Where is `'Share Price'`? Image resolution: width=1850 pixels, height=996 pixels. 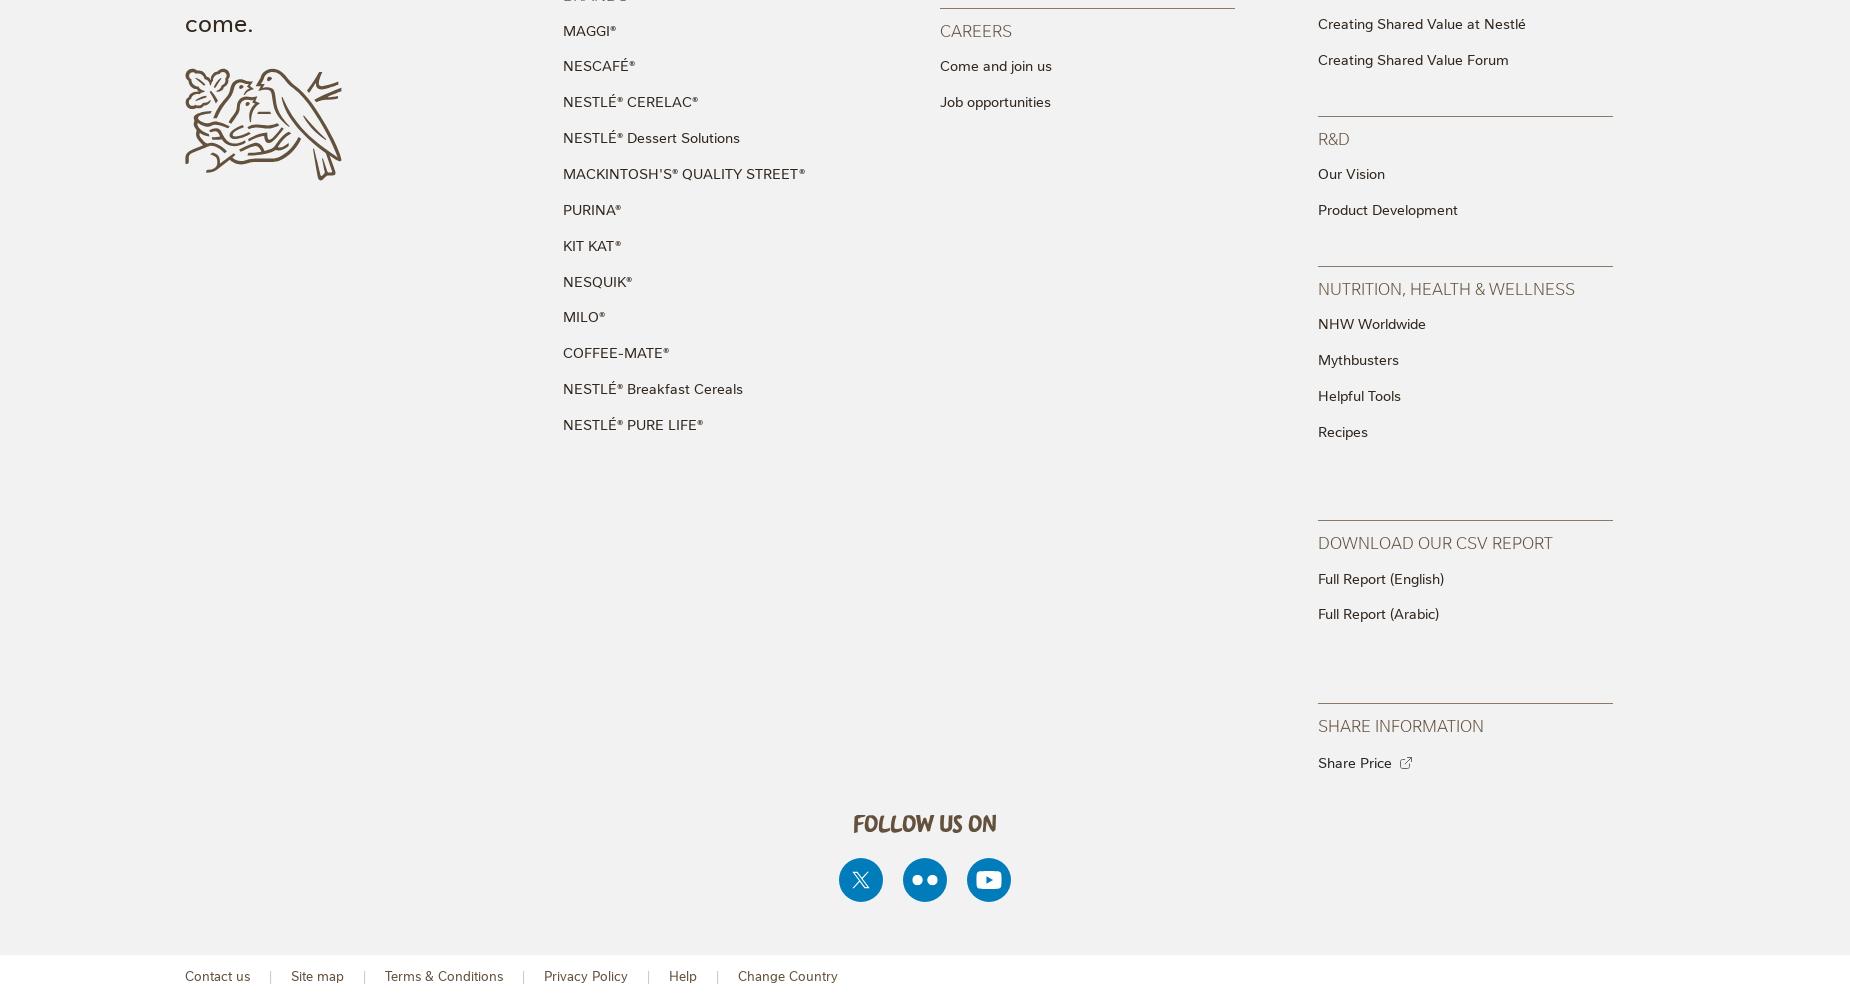
'Share Price' is located at coordinates (1316, 762).